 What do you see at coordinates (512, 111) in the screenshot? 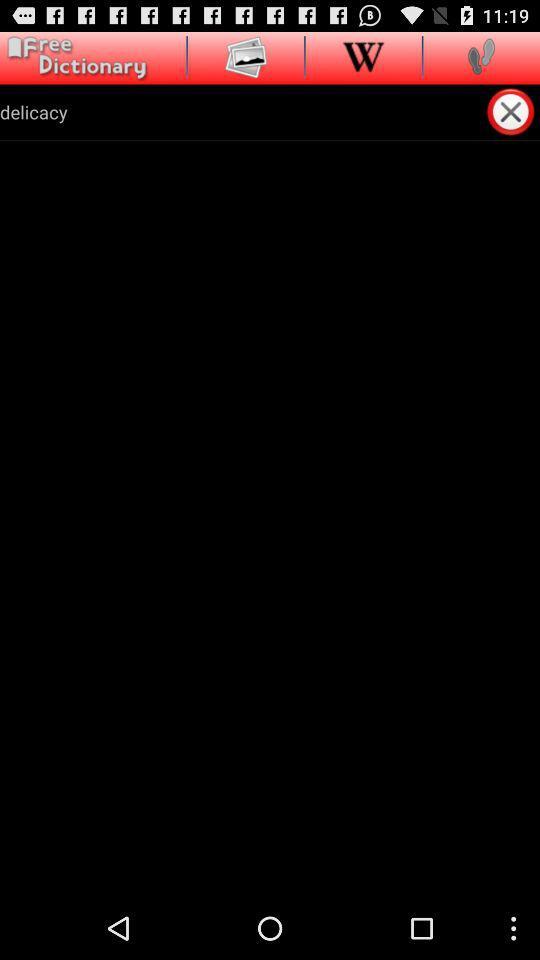
I see `exit out` at bounding box center [512, 111].